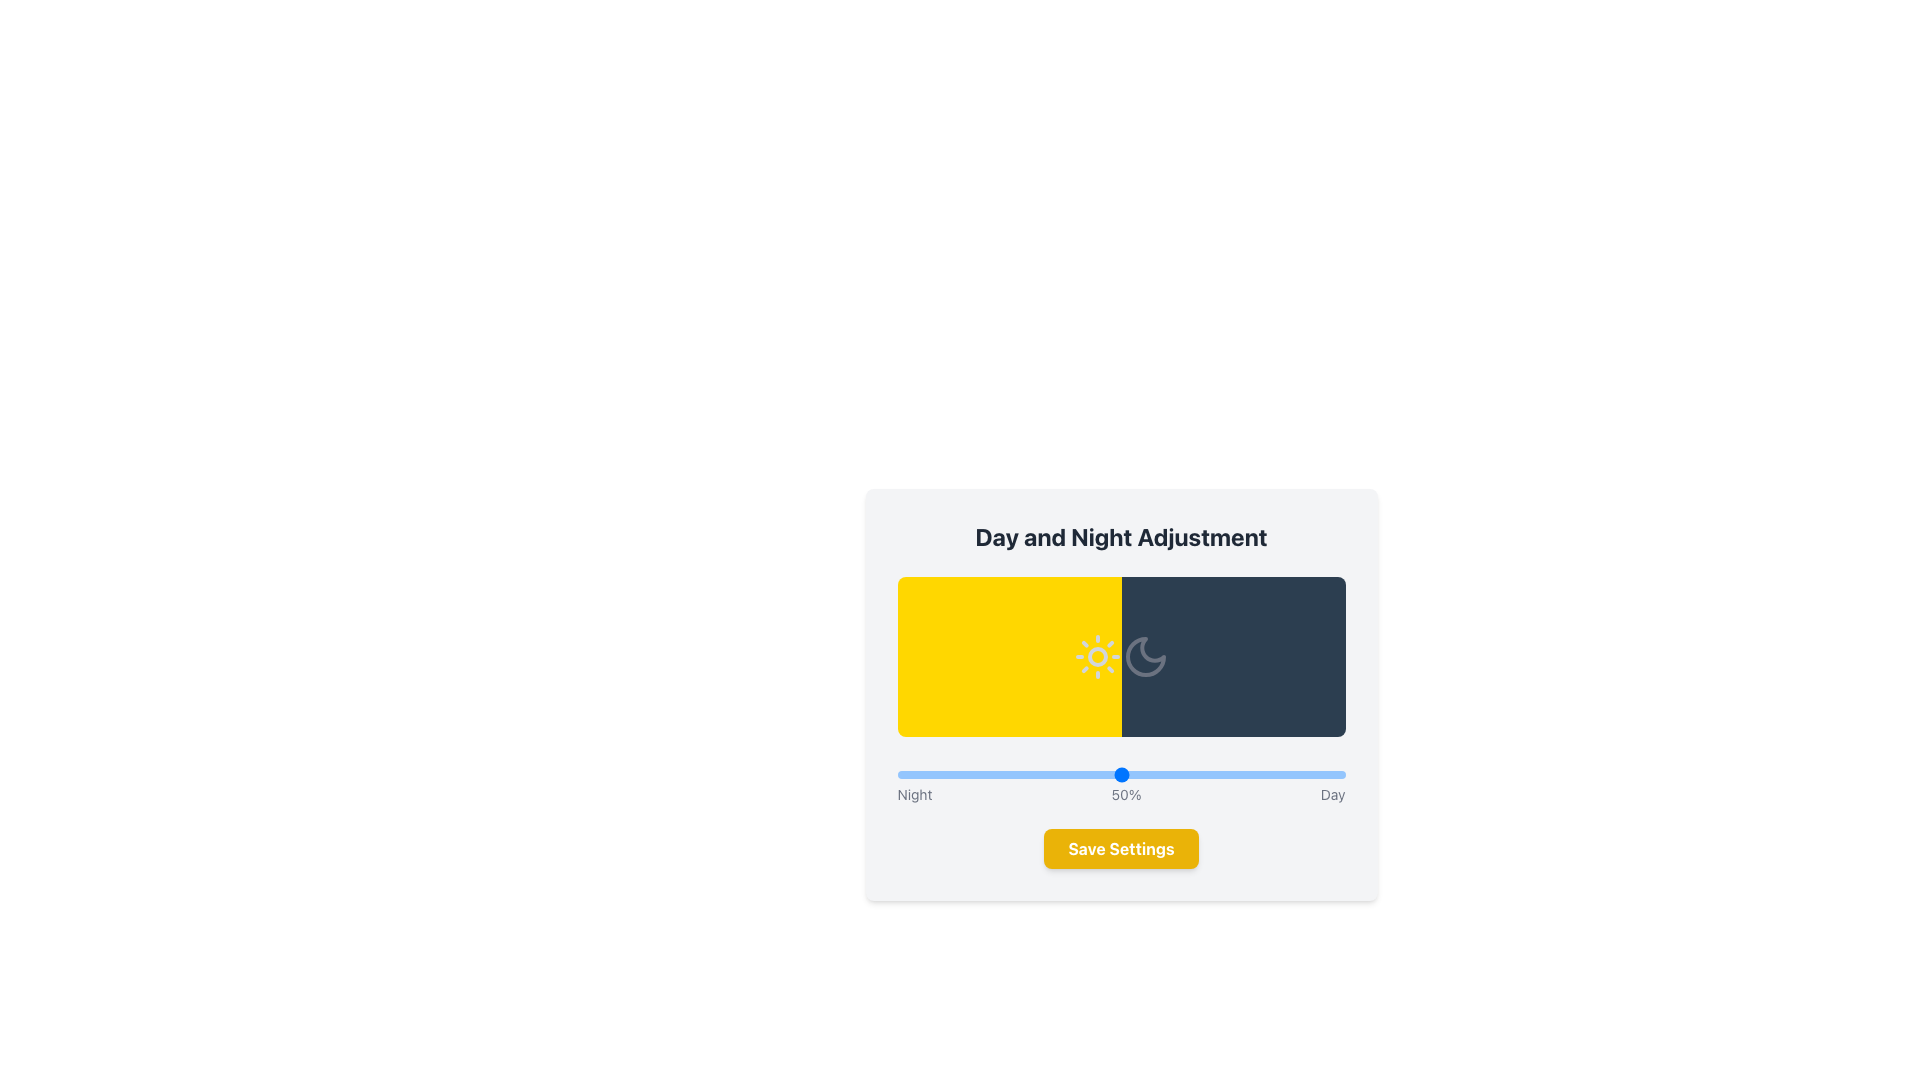 This screenshot has height=1080, width=1920. Describe the element at coordinates (1096, 656) in the screenshot. I see `the central circle of the sun icon in the Day and Night Adjustment feature, which is represented by an SVG shape located in the top-left part of the yellow box` at that location.